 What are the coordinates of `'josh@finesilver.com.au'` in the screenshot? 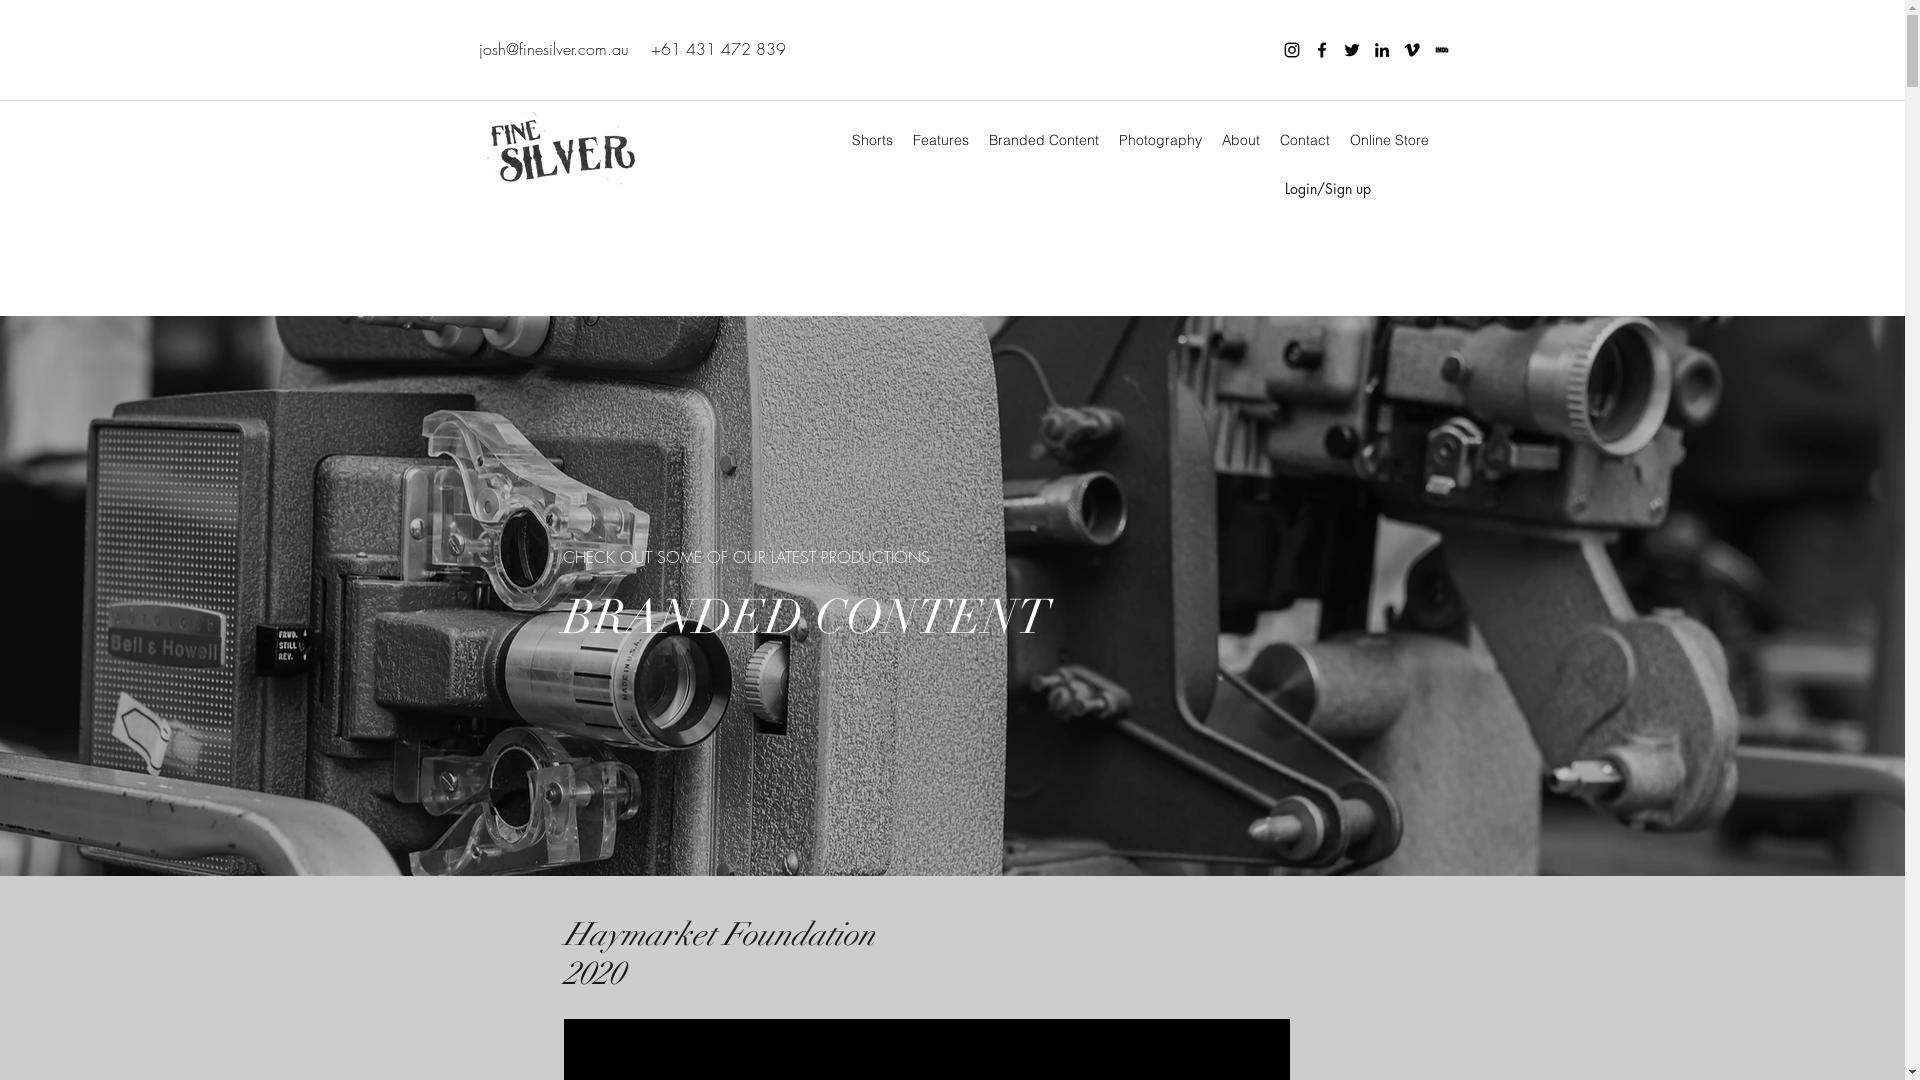 It's located at (552, 48).